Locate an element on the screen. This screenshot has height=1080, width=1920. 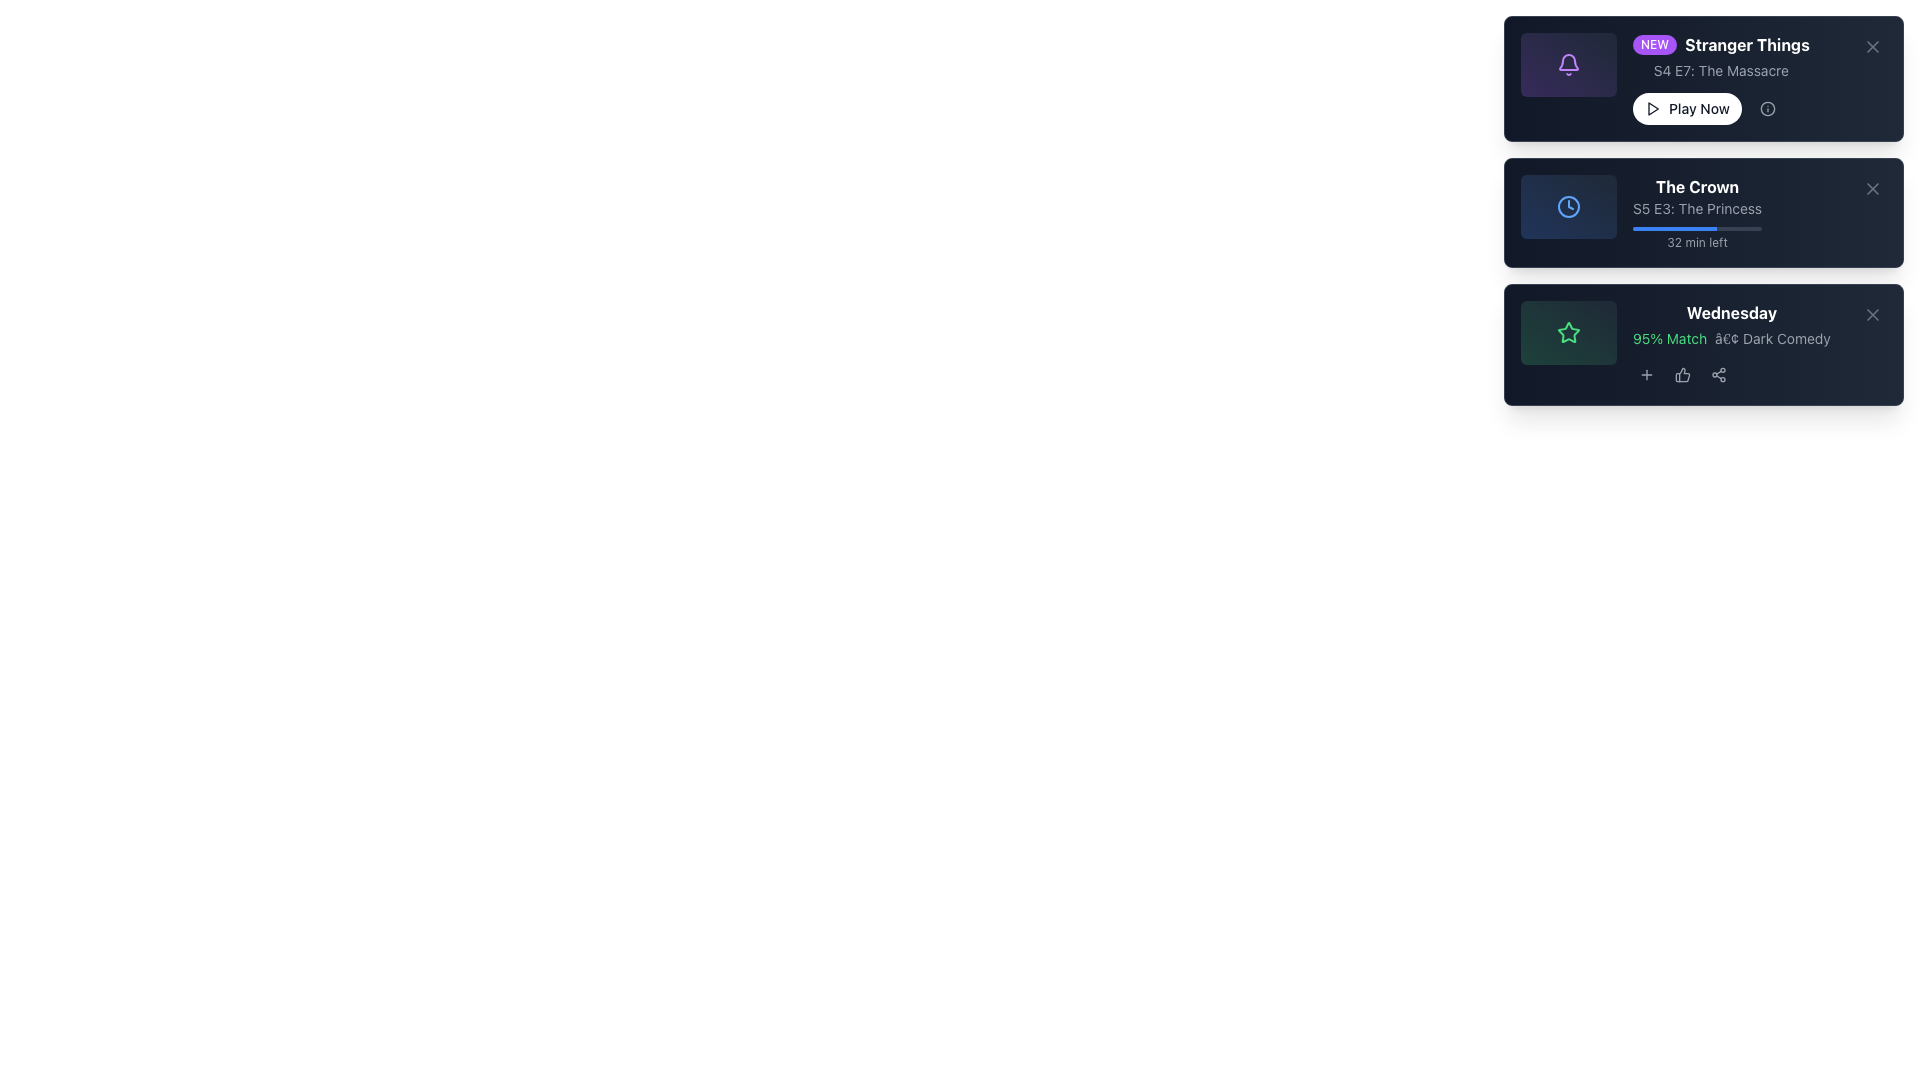
the play button located in the top-right corner of the interface to initiate media playback is located at coordinates (1652, 108).